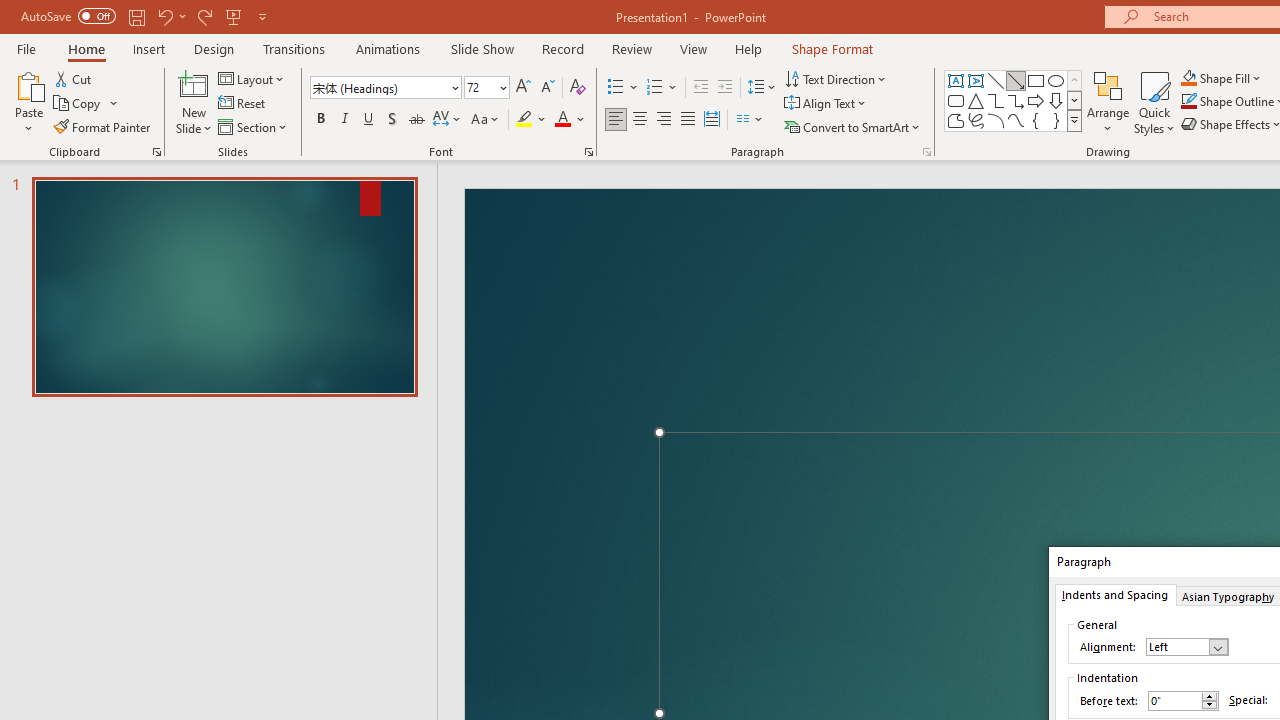 The height and width of the screenshot is (720, 1280). Describe the element at coordinates (1189, 101) in the screenshot. I see `'Shape Outline Blue, Accent 1'` at that location.